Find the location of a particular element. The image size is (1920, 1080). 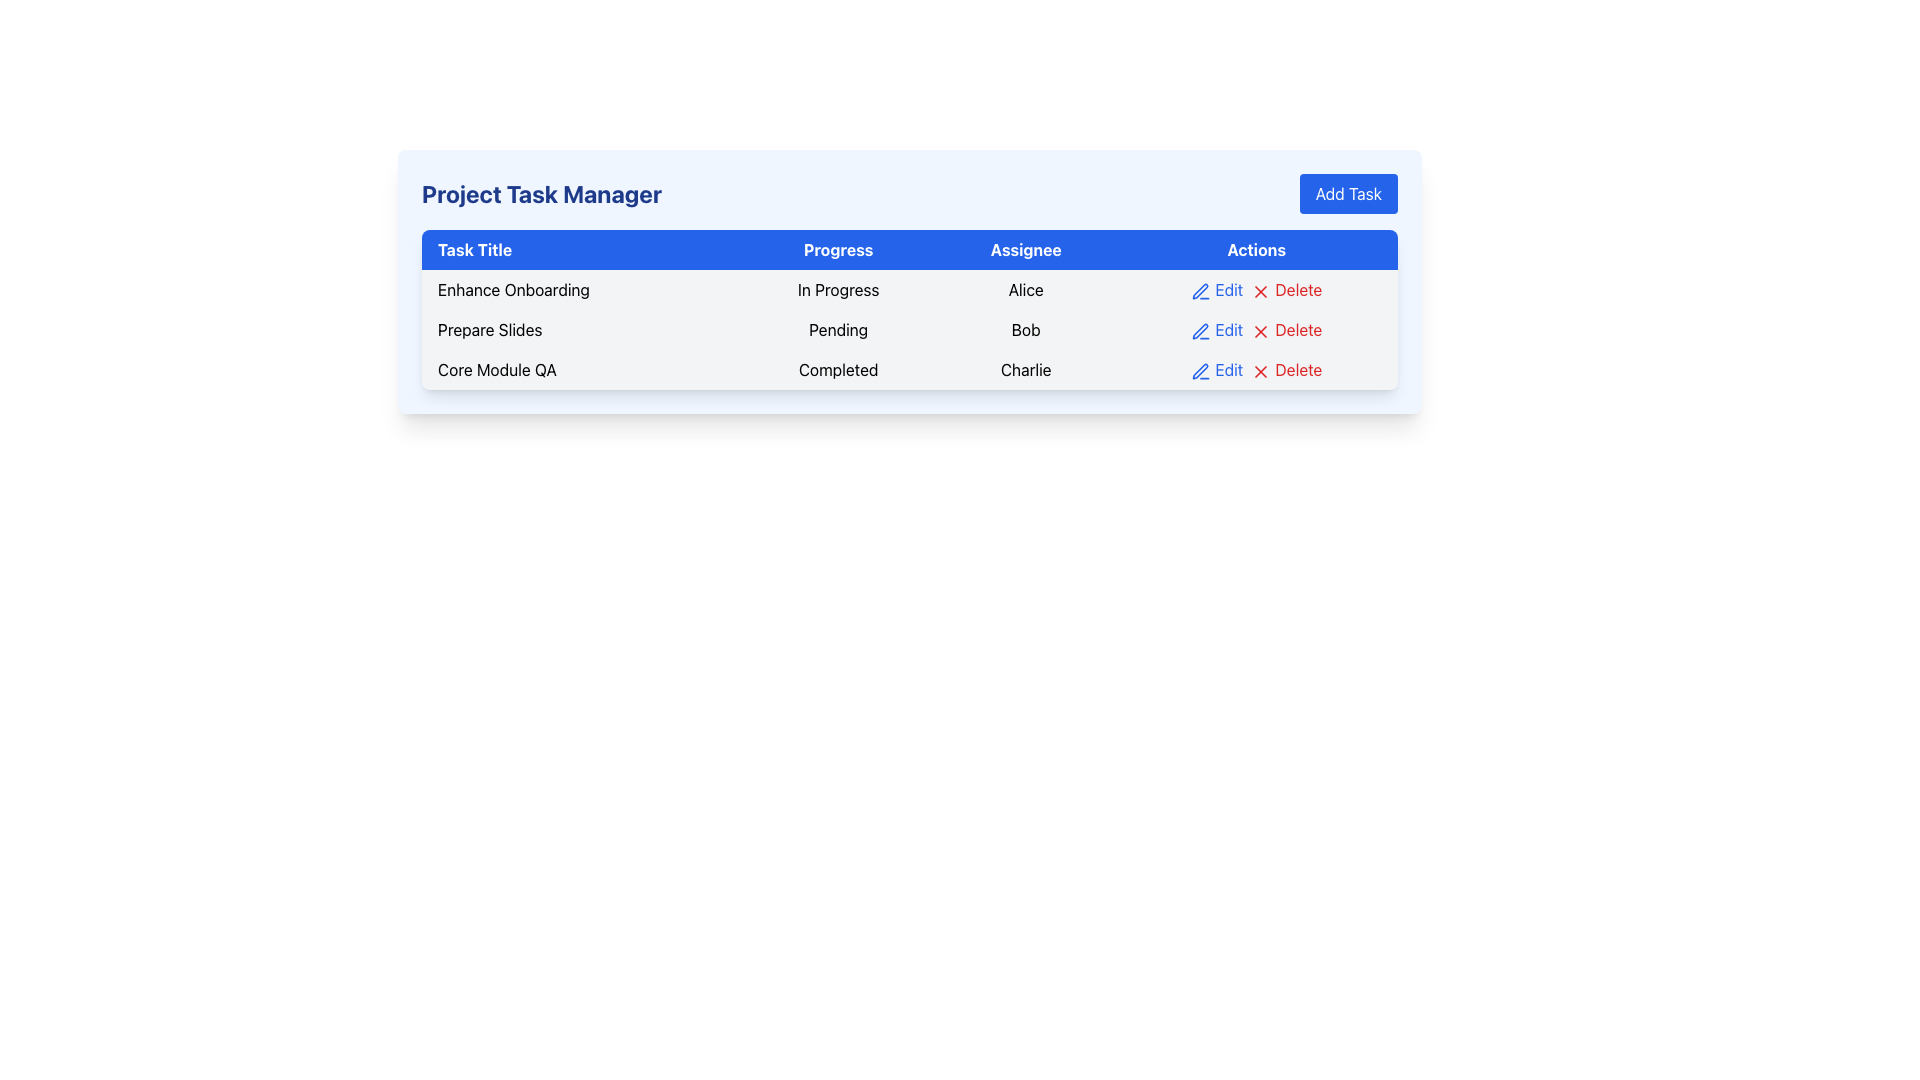

the edit icon located to the left of the 'Edit' text label in the 'Actions' column of the row corresponding to the task 'Prepare Slides' is located at coordinates (1200, 291).